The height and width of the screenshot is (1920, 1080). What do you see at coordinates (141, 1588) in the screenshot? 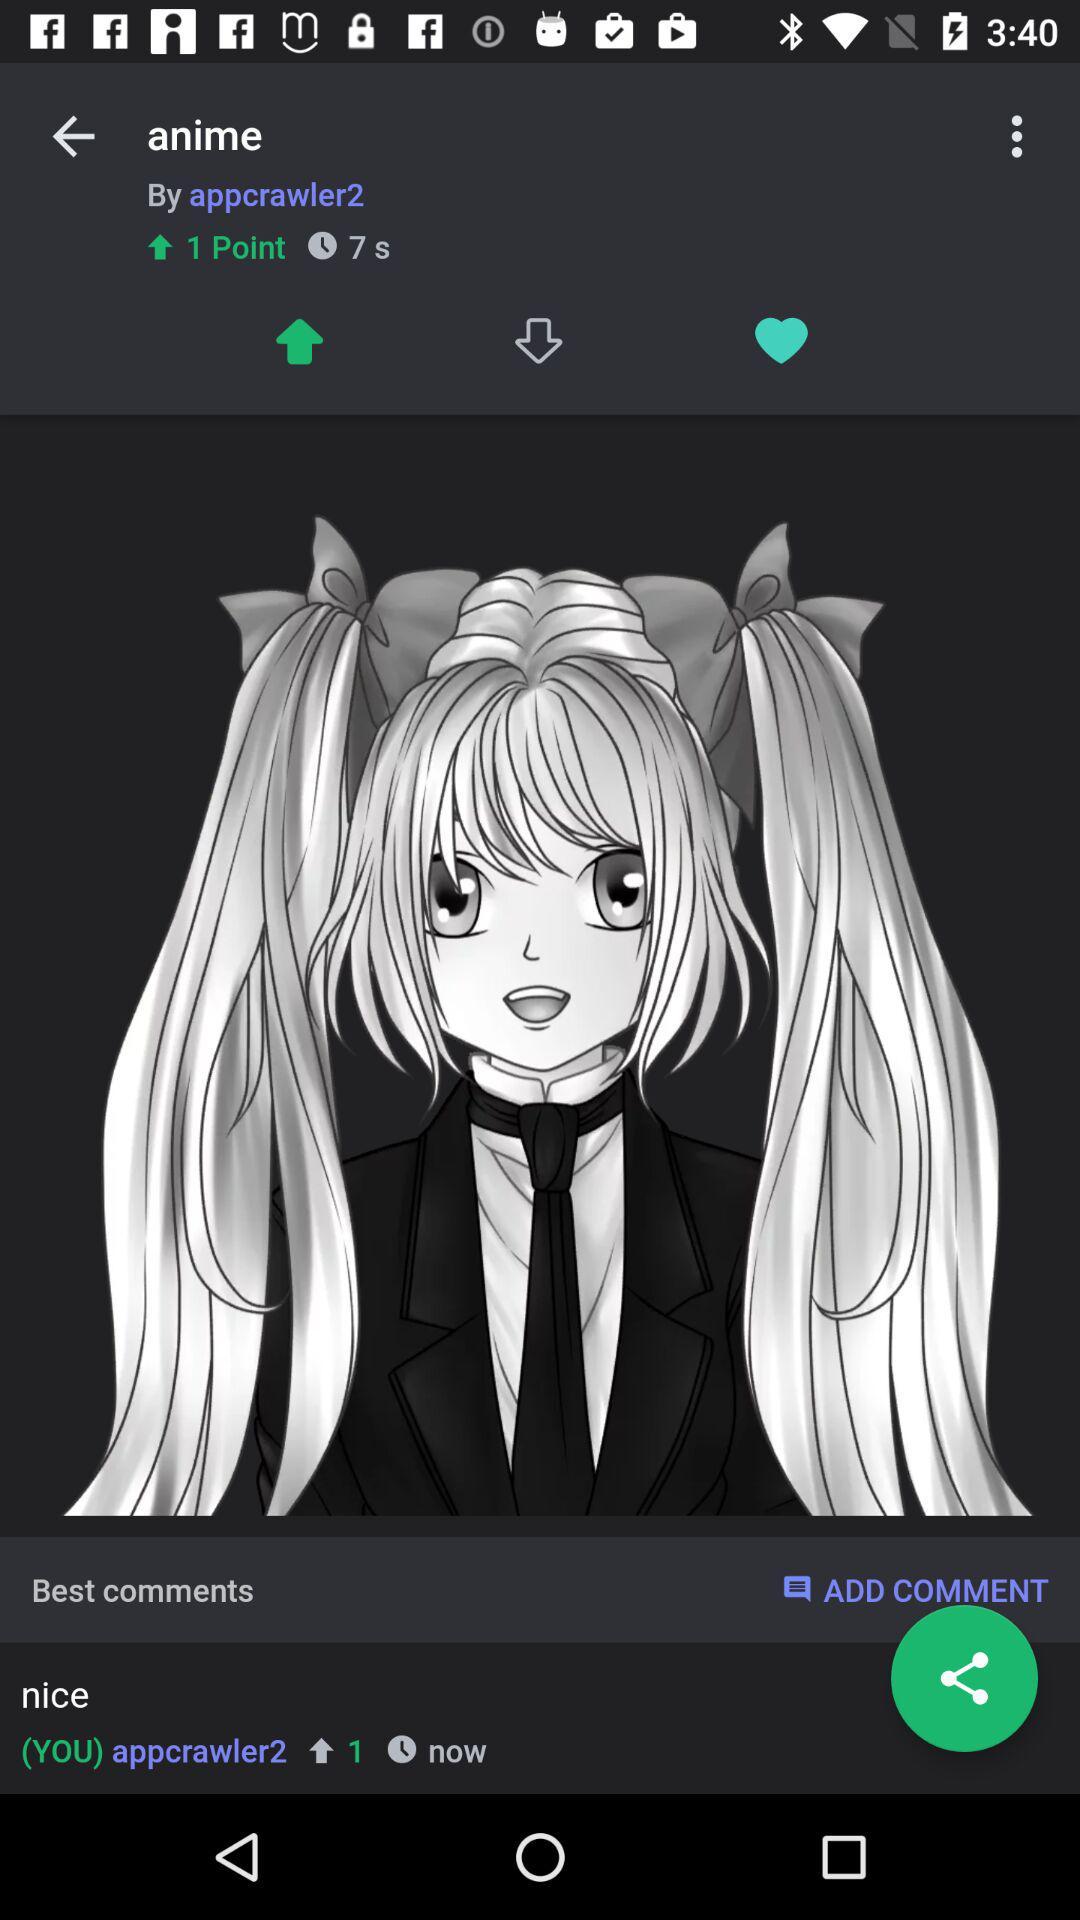
I see `best comments icon` at bounding box center [141, 1588].